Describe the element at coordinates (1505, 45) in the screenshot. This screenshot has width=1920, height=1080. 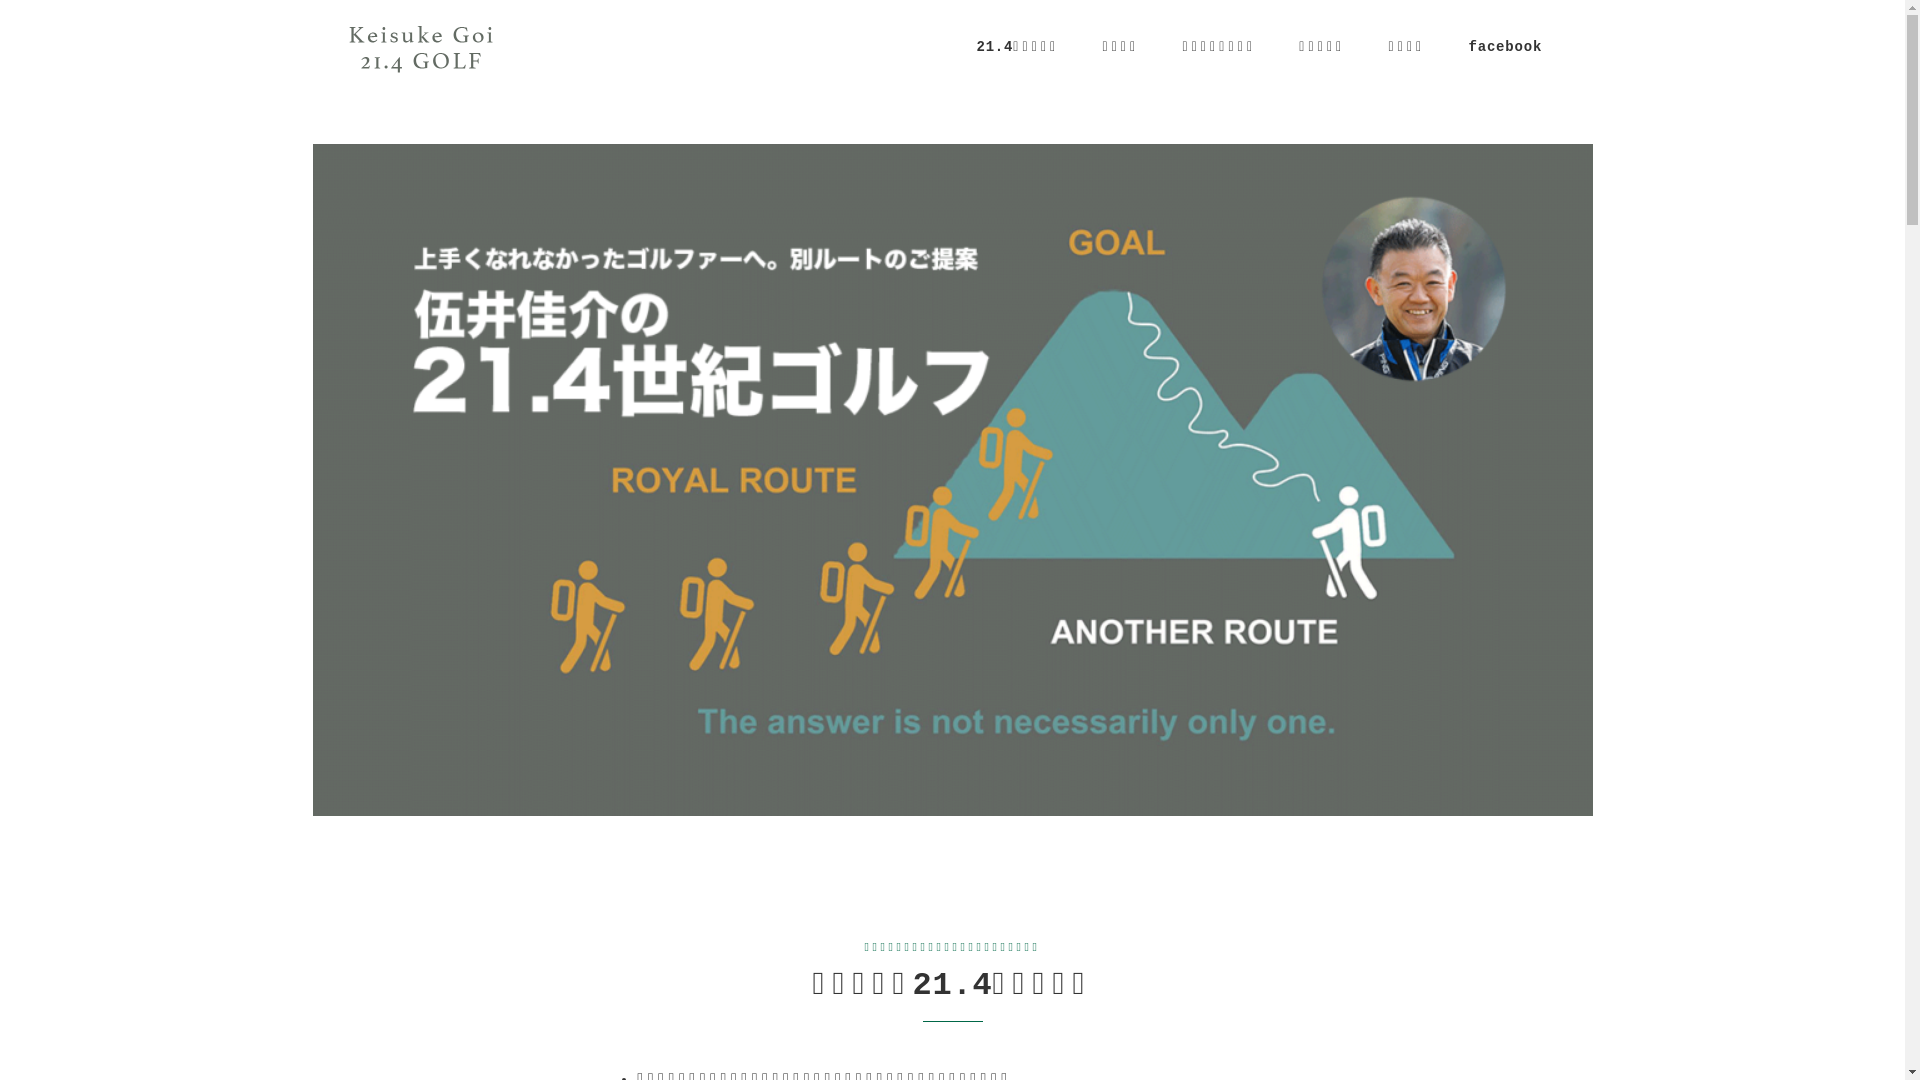
I see `'facebook'` at that location.